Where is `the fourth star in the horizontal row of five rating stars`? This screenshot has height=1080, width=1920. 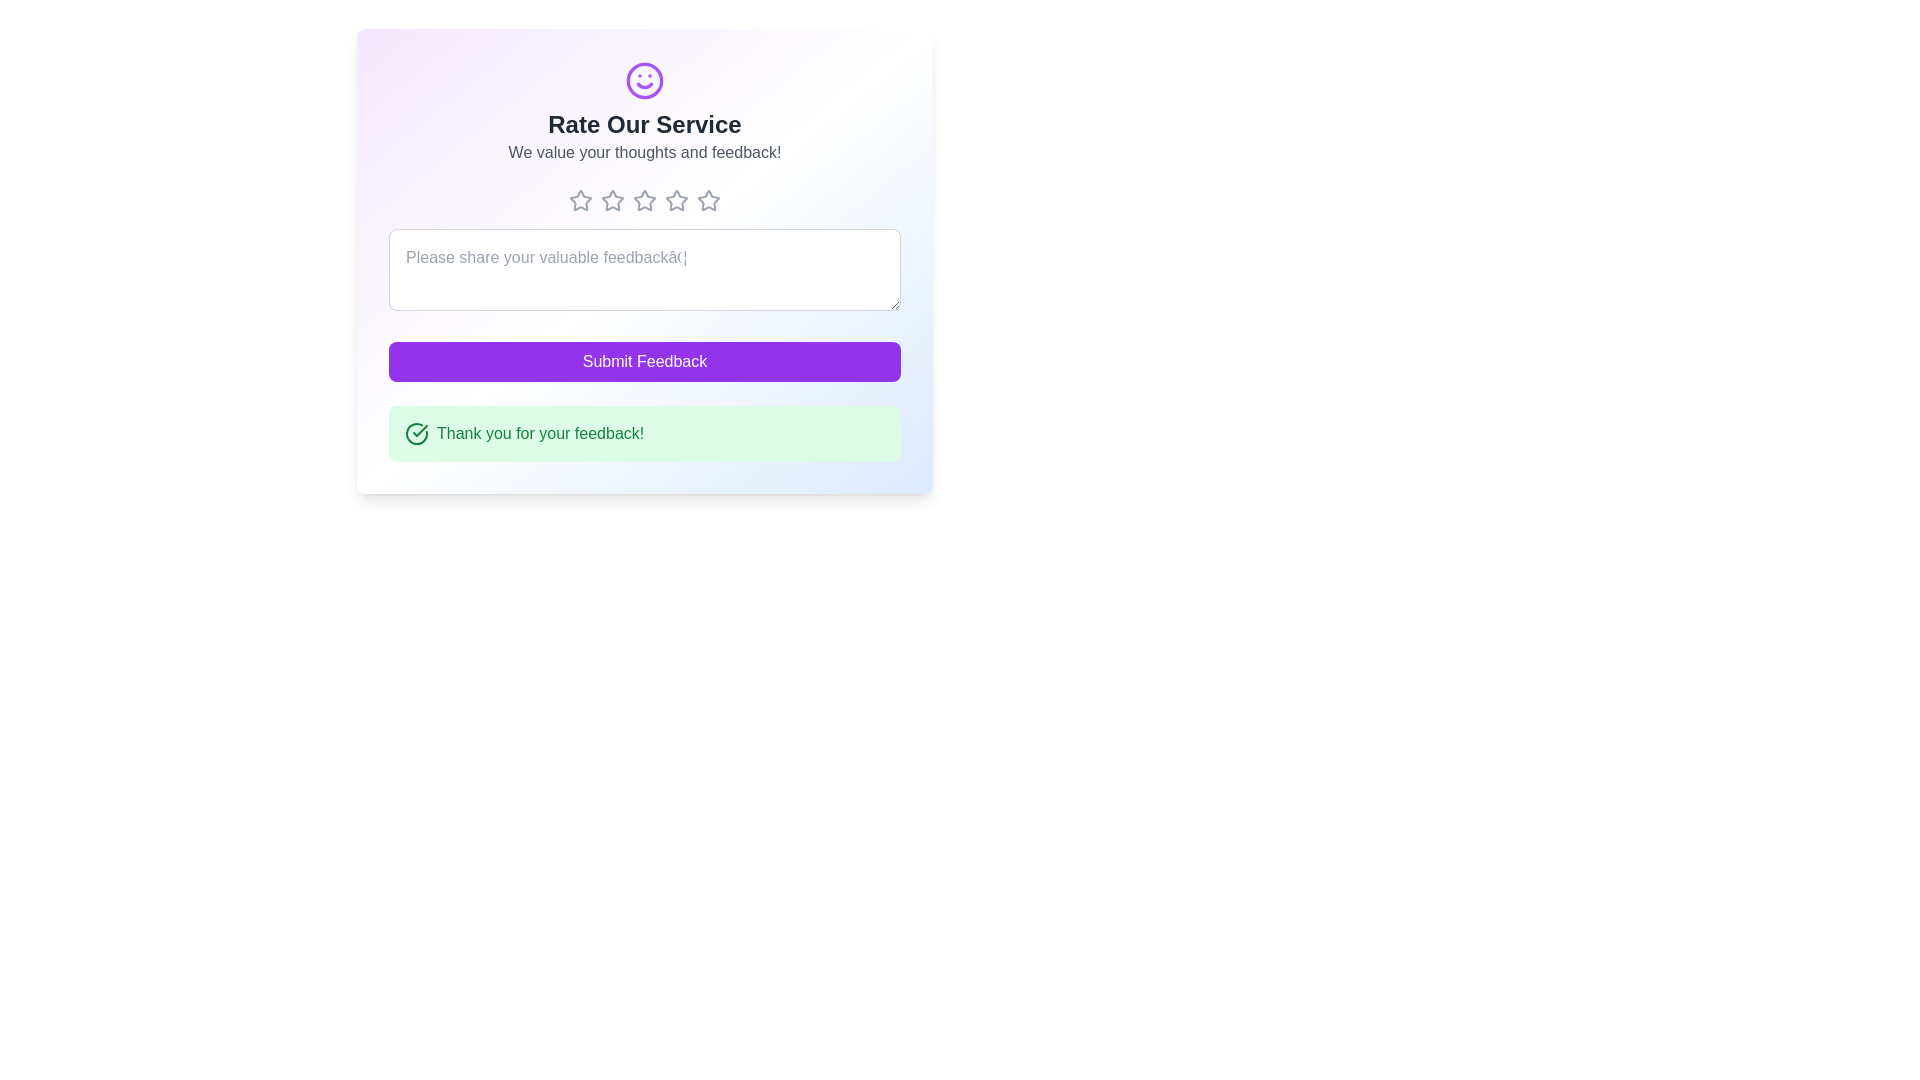
the fourth star in the horizontal row of five rating stars is located at coordinates (676, 200).